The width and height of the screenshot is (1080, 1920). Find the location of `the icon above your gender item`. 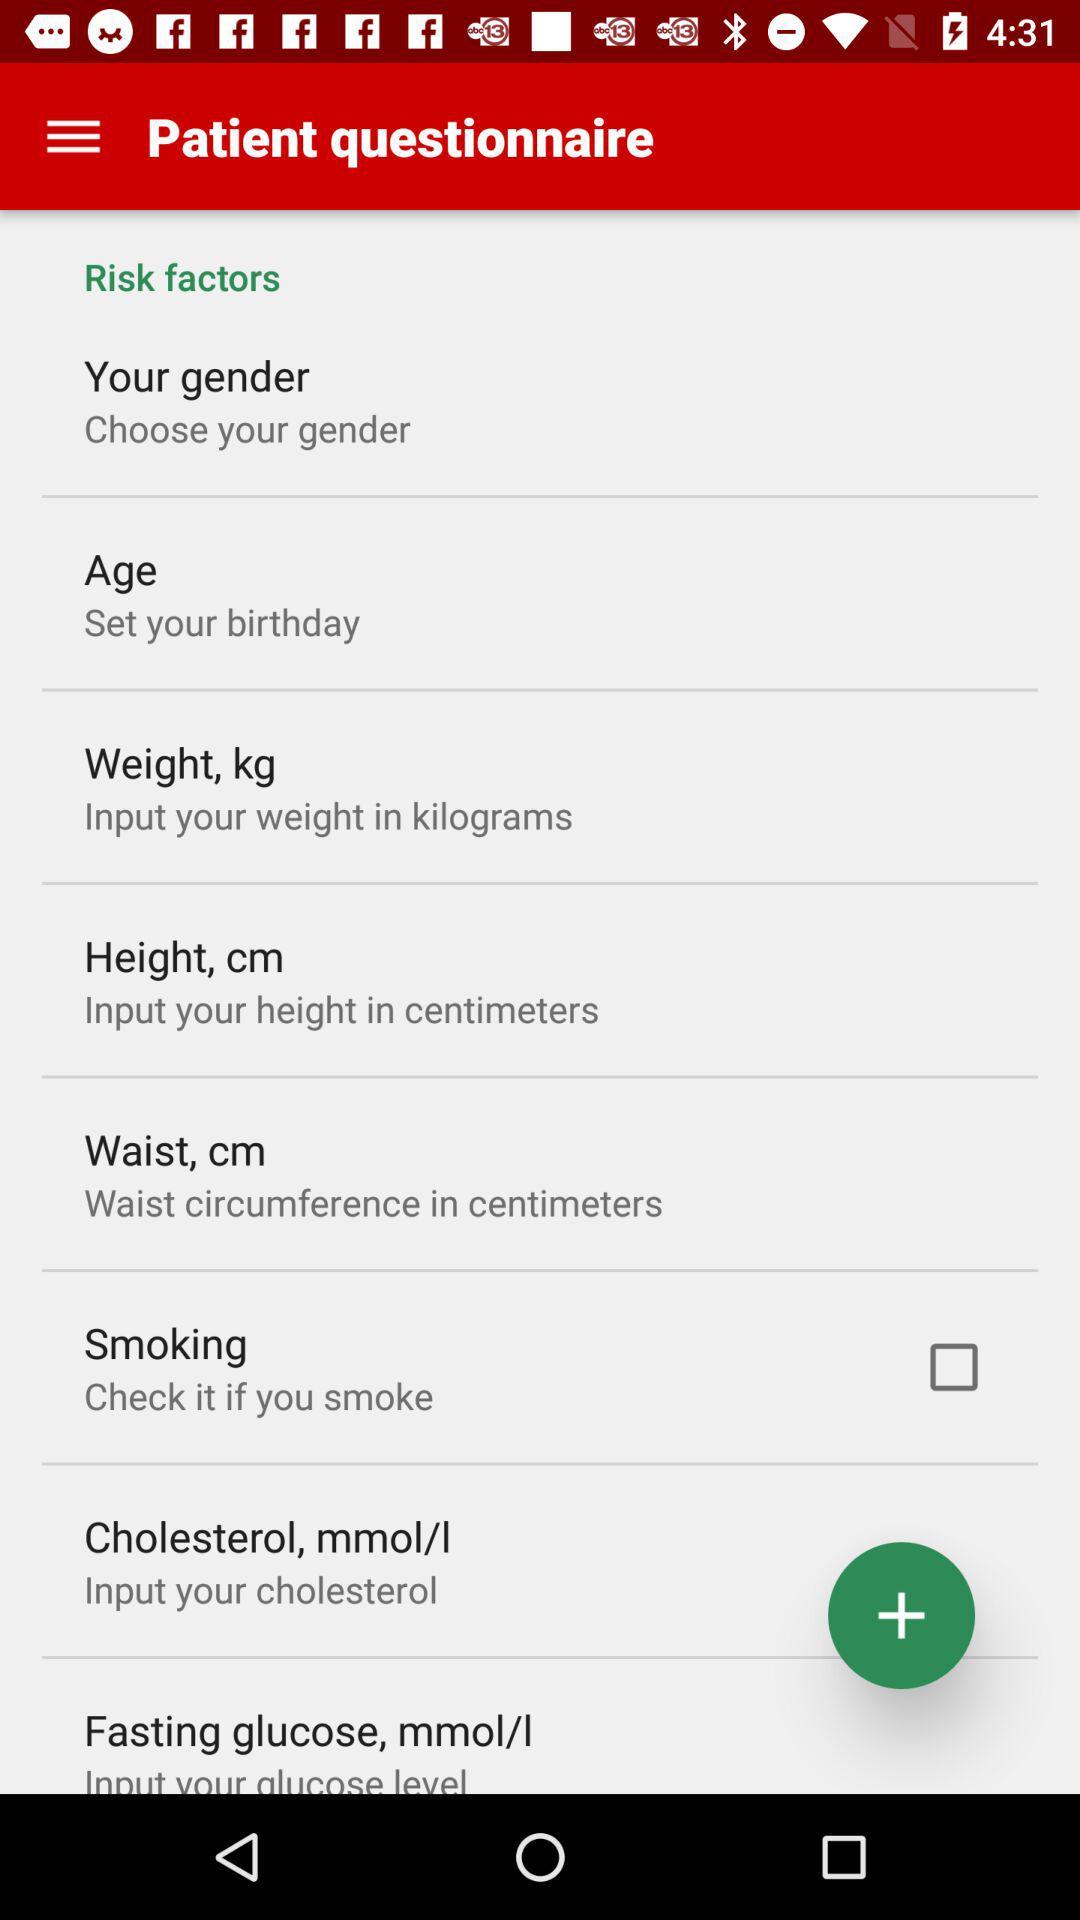

the icon above your gender item is located at coordinates (540, 254).